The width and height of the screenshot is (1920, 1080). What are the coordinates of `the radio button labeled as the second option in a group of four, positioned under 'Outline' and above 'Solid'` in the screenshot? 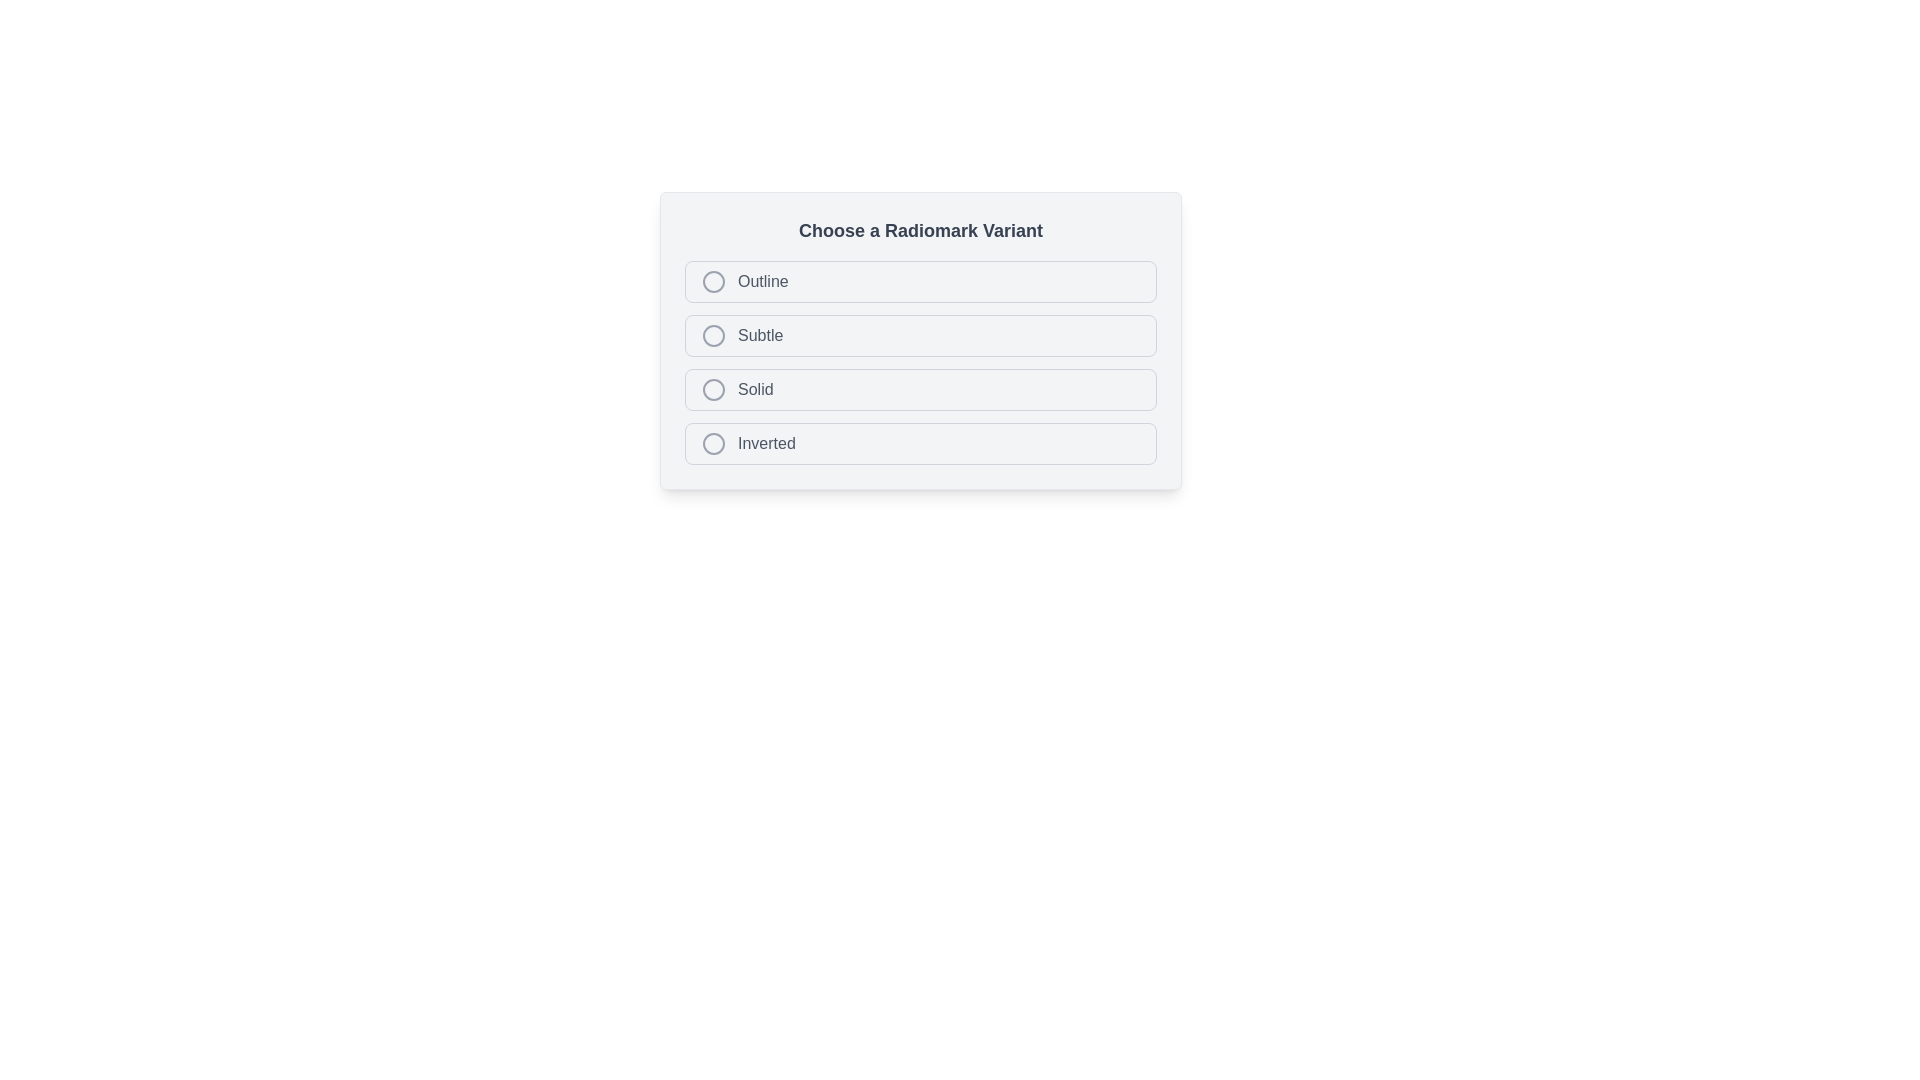 It's located at (920, 334).